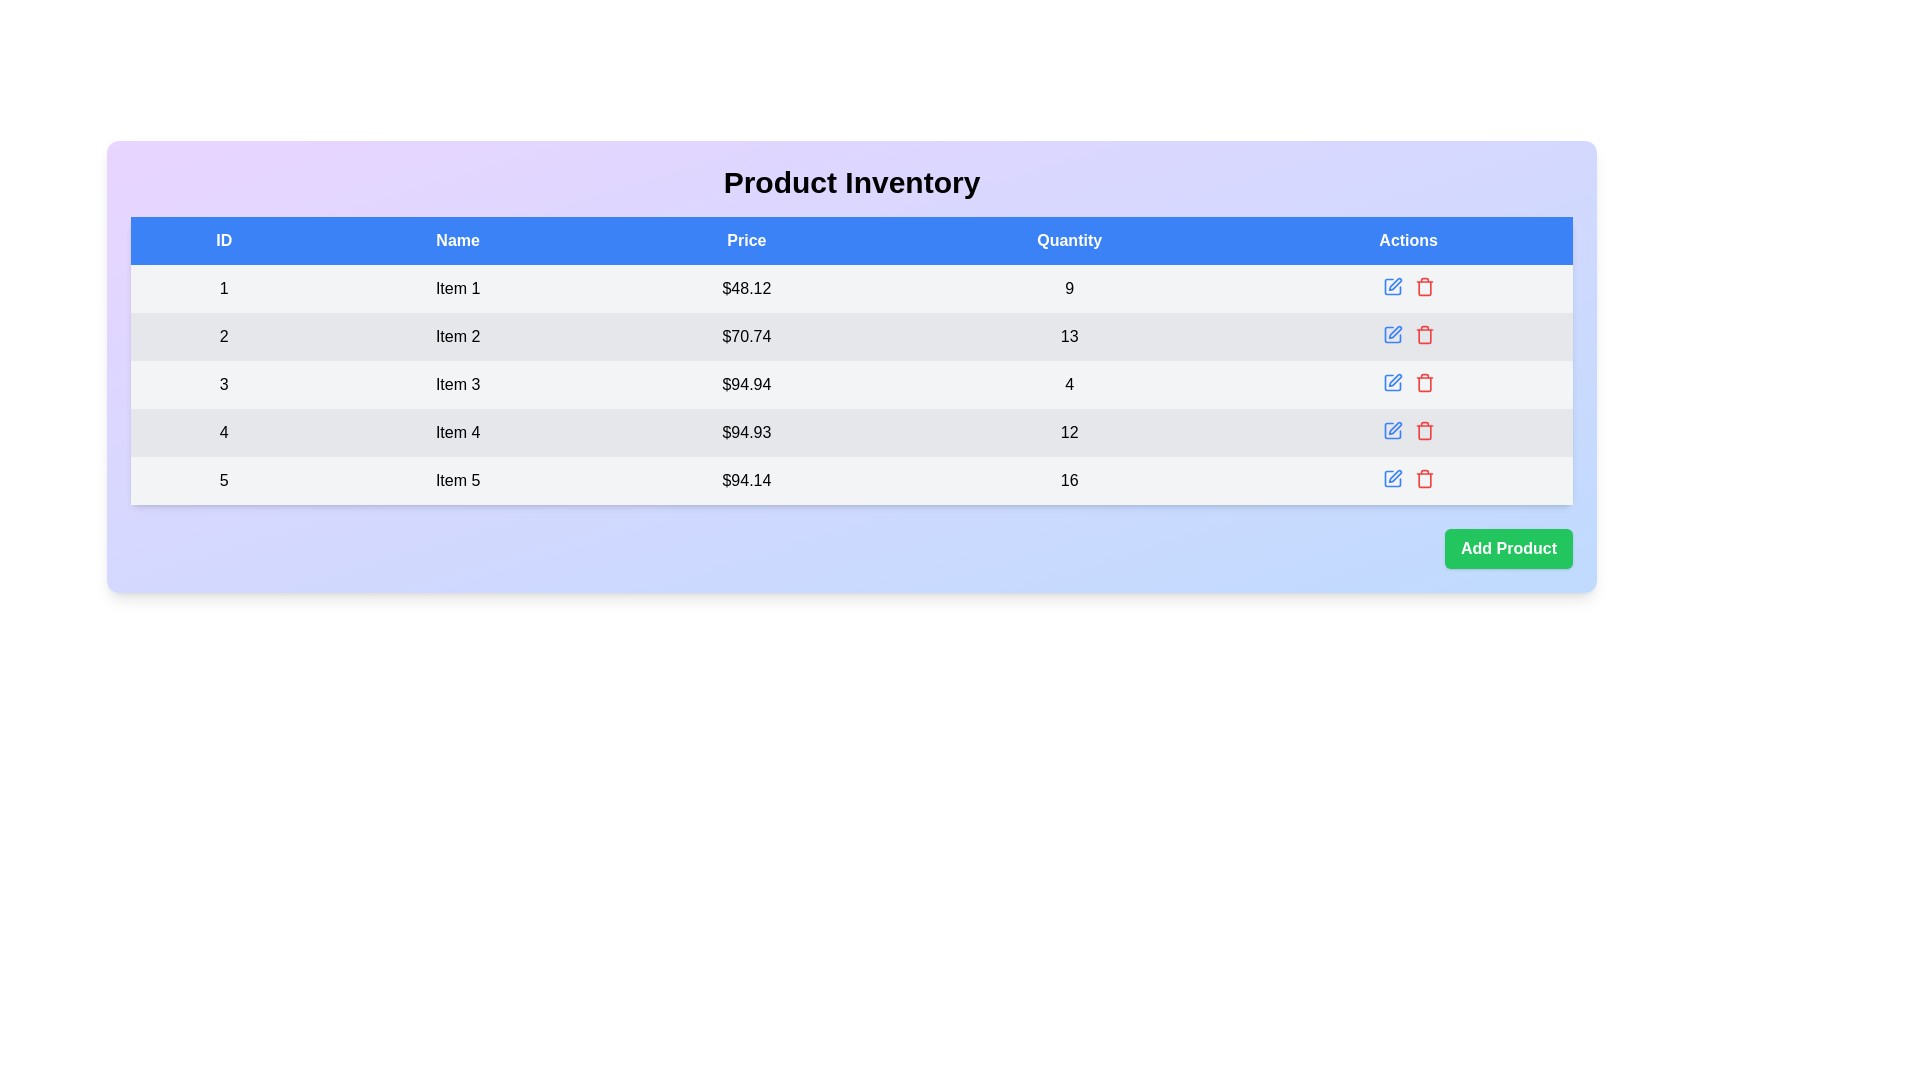 This screenshot has height=1080, width=1920. What do you see at coordinates (851, 335) in the screenshot?
I see `the second row in the product inventory table, which displays ID '2', name 'Item 2', price '$70.74', and quantity '13', for further operations` at bounding box center [851, 335].